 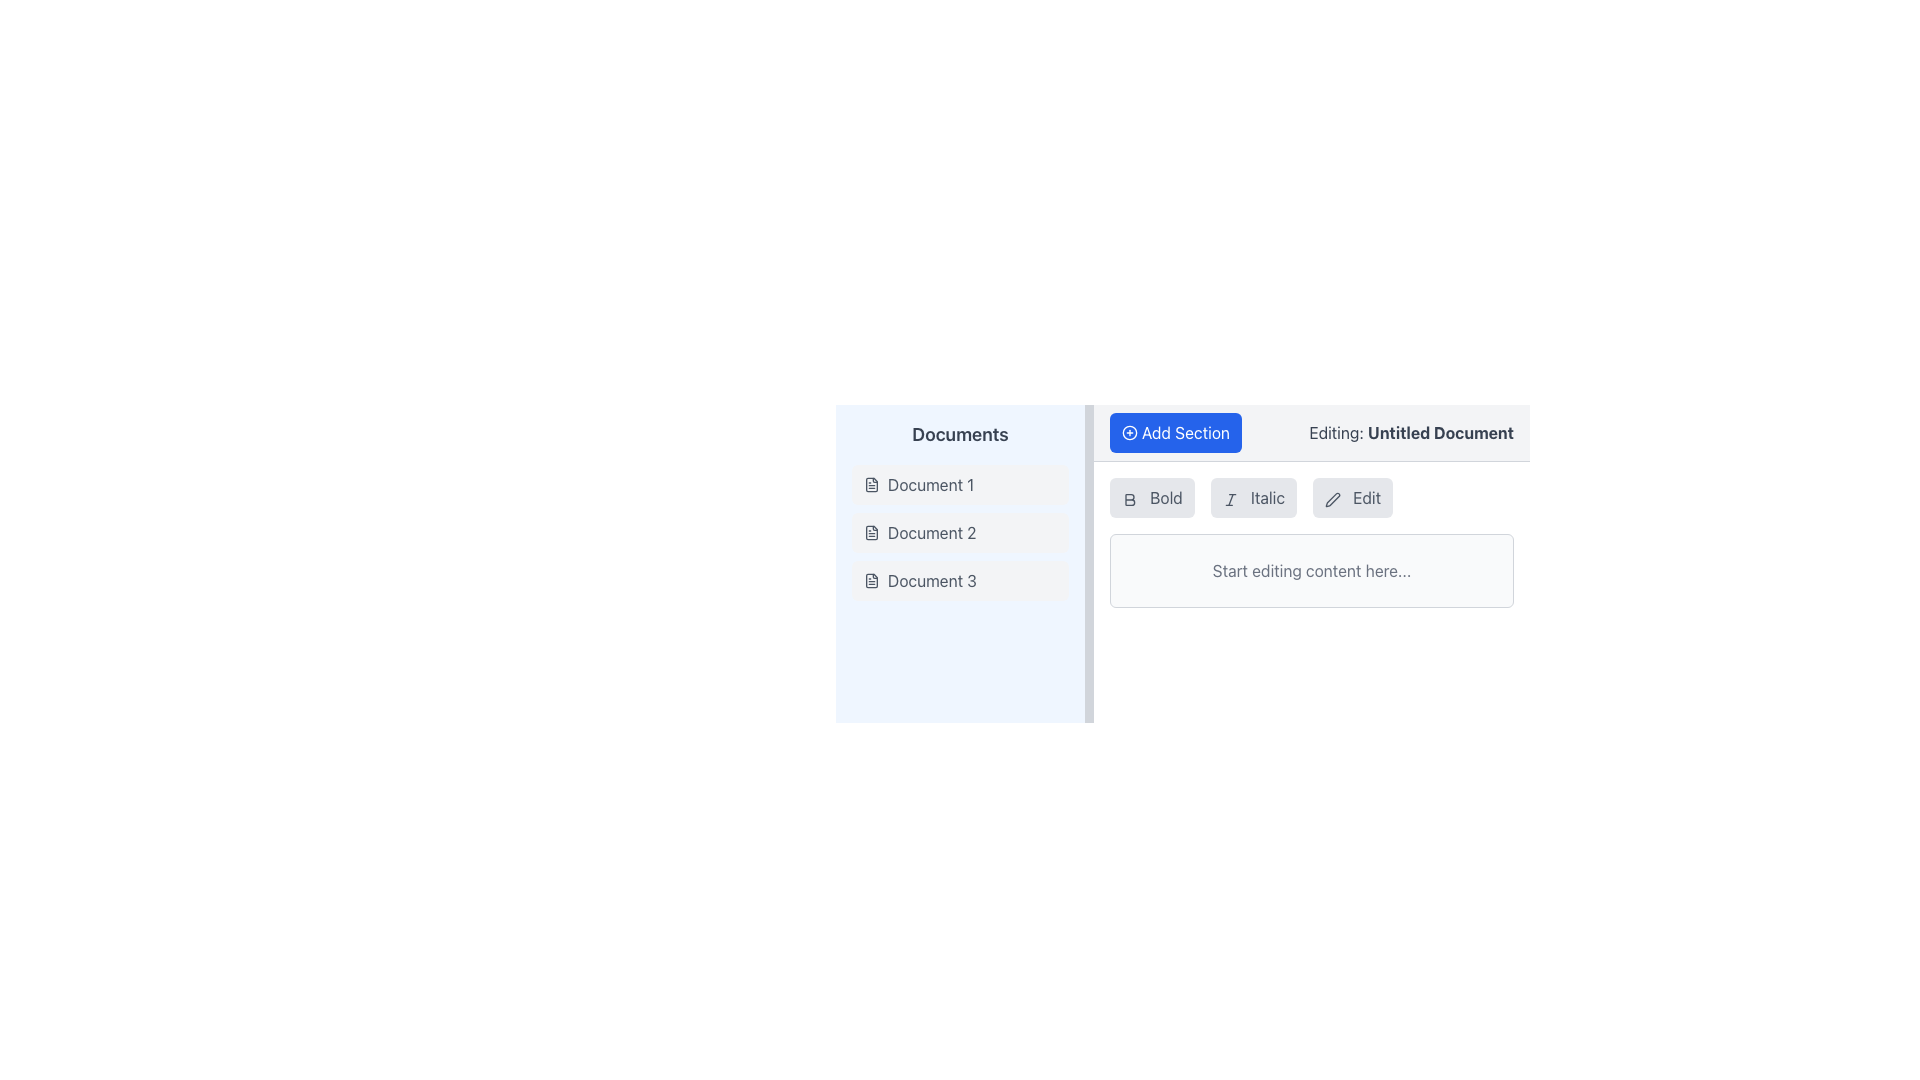 I want to click on the pen icon located to the left of the 'Edit' text in the toolbar, which is part of the button labeled 'Edit', so click(x=1333, y=498).